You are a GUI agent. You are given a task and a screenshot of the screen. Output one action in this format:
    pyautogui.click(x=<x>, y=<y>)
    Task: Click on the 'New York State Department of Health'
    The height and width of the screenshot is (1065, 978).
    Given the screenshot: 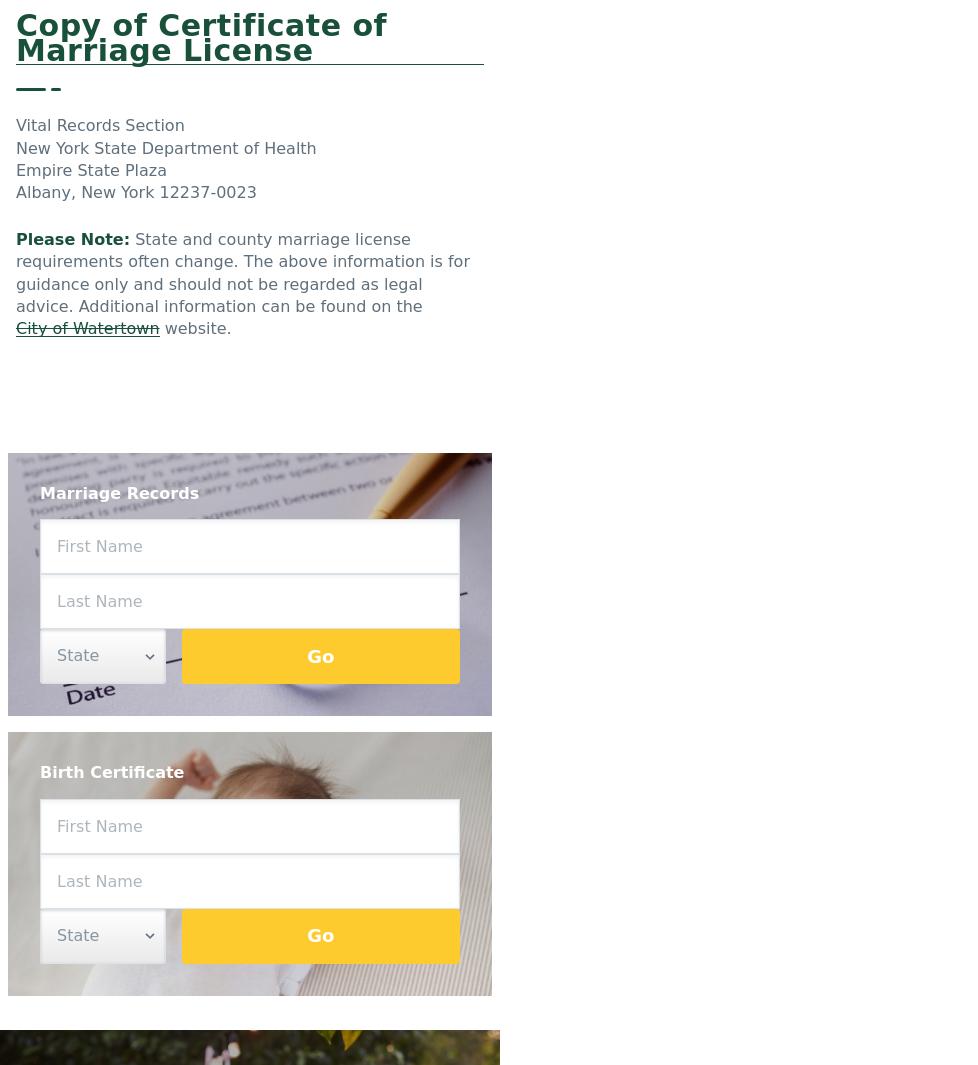 What is the action you would take?
    pyautogui.click(x=165, y=146)
    